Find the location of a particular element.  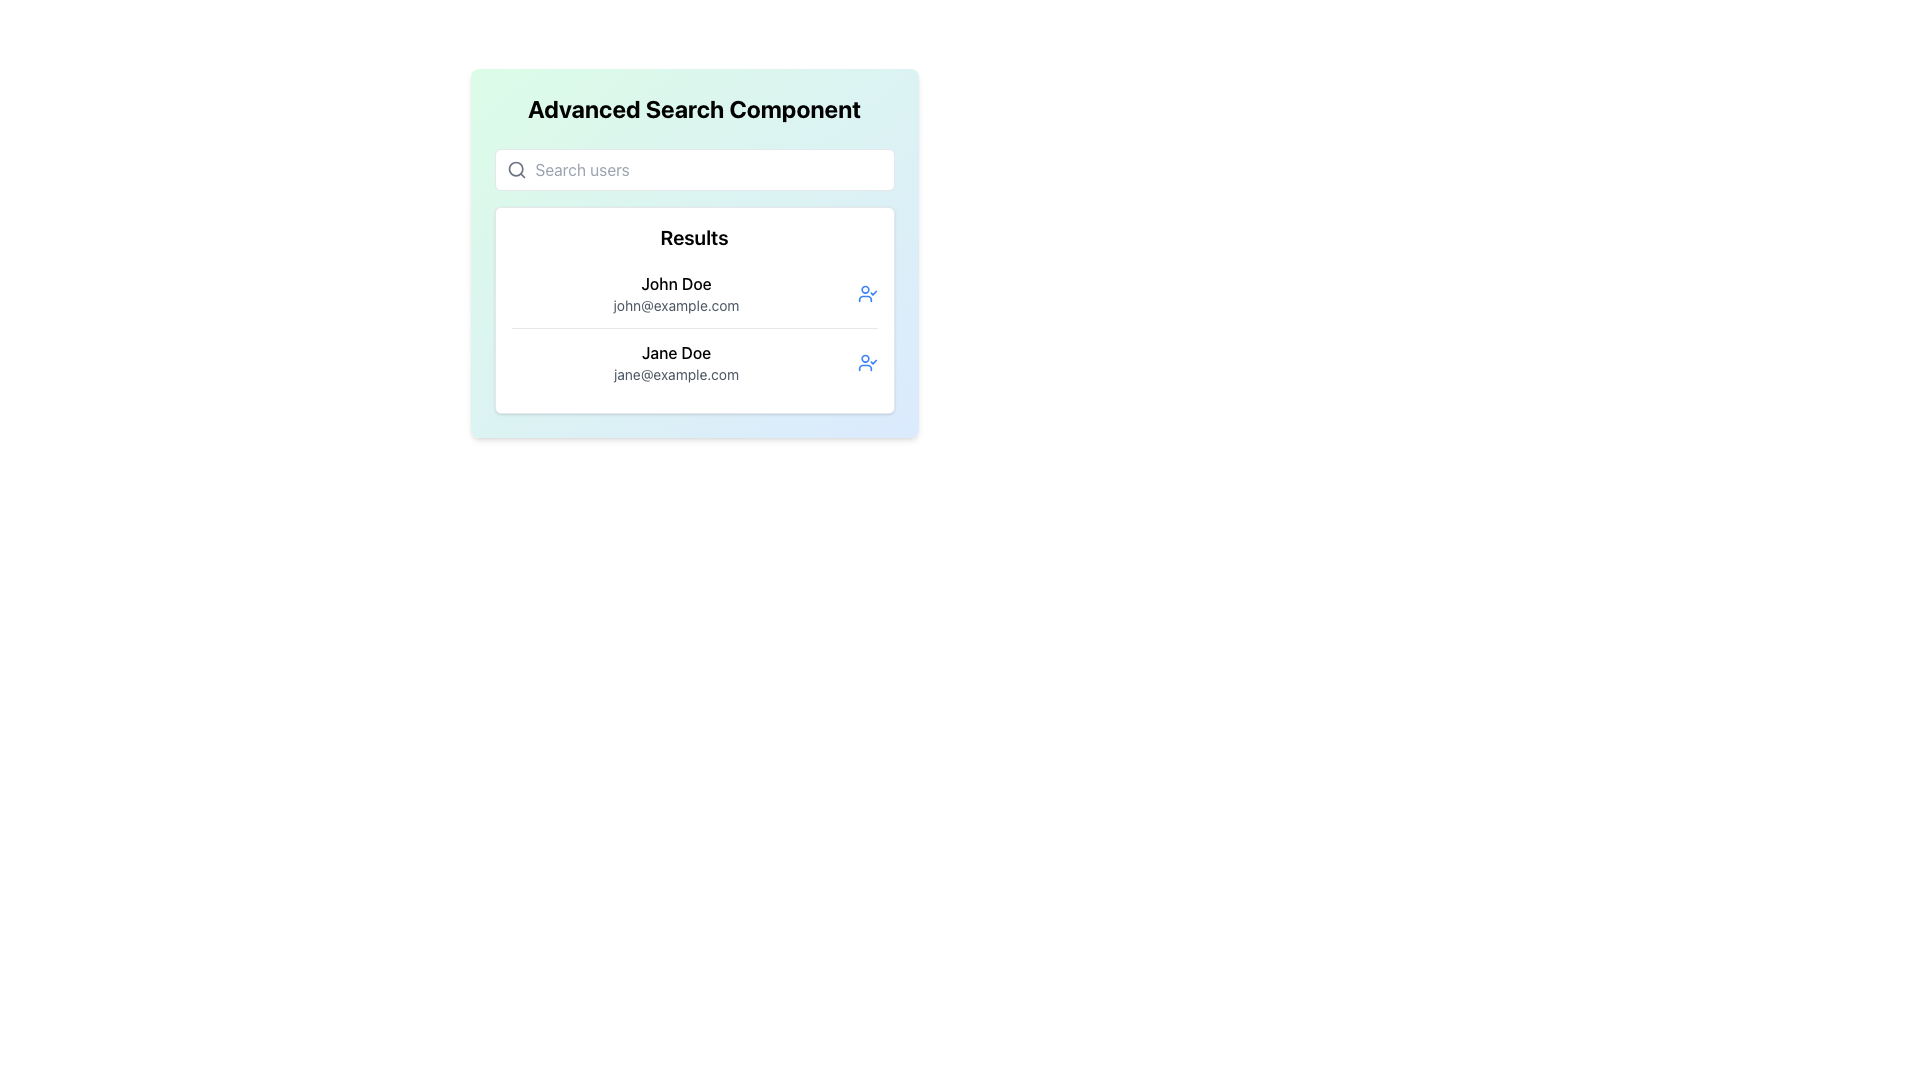

the icon button indicating verified status next to 'John Doe' in the list is located at coordinates (867, 293).